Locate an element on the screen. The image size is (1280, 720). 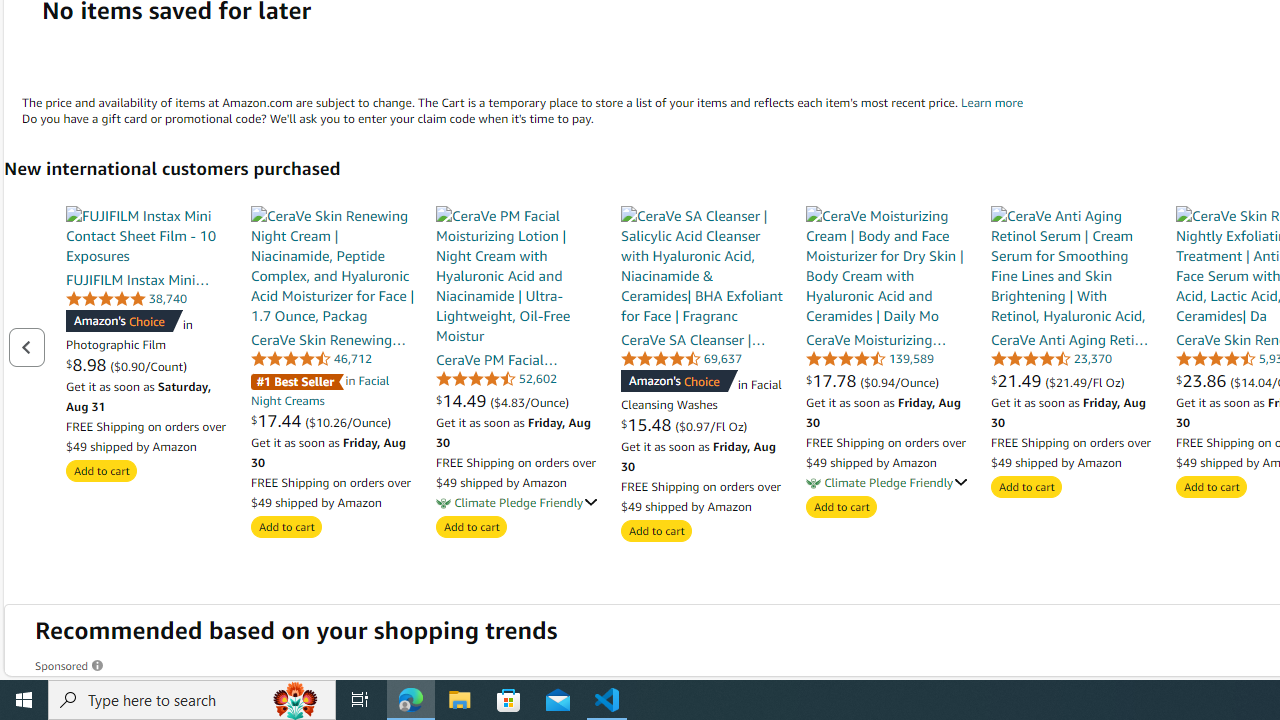
'$17.78 ' is located at coordinates (833, 380).